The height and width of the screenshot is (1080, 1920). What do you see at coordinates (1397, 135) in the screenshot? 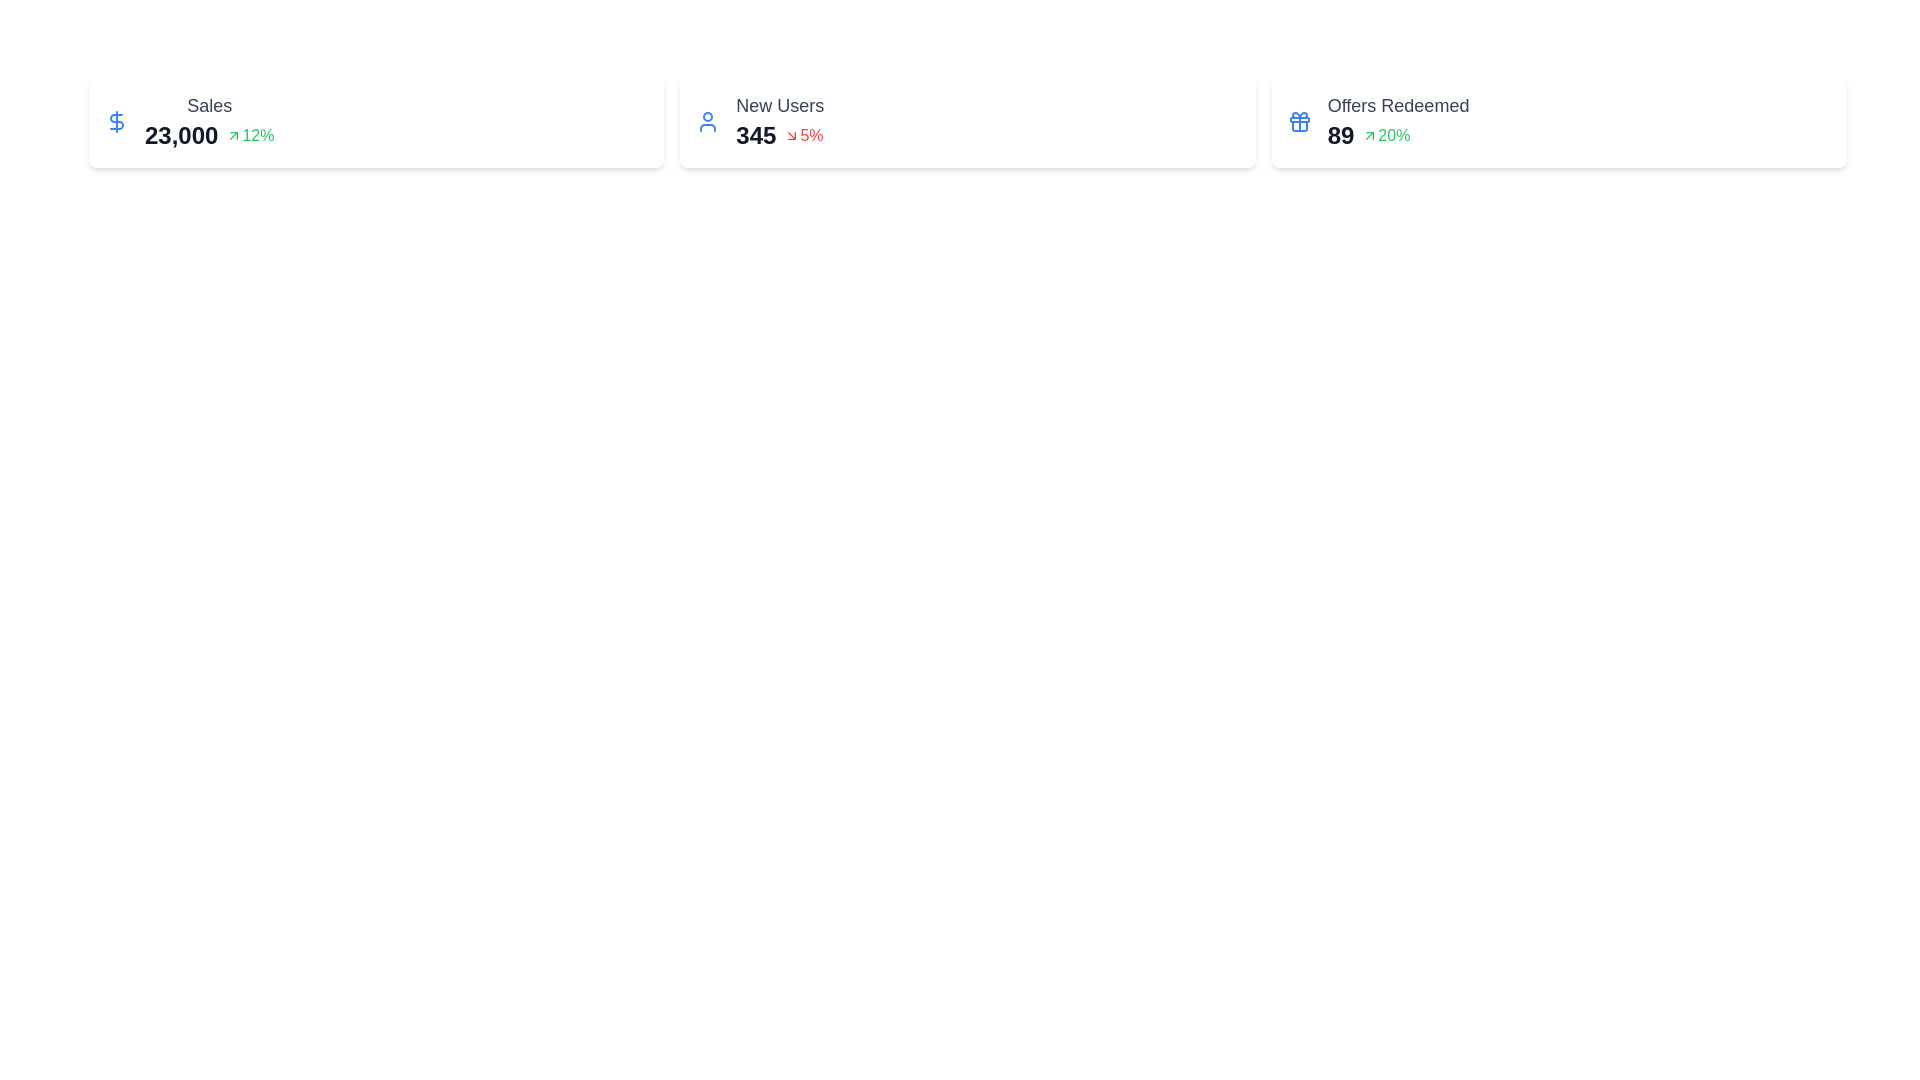
I see `the compound statistic display showing '89' and '20%' within the 'Offers Redeemed' card on the dashboard` at bounding box center [1397, 135].